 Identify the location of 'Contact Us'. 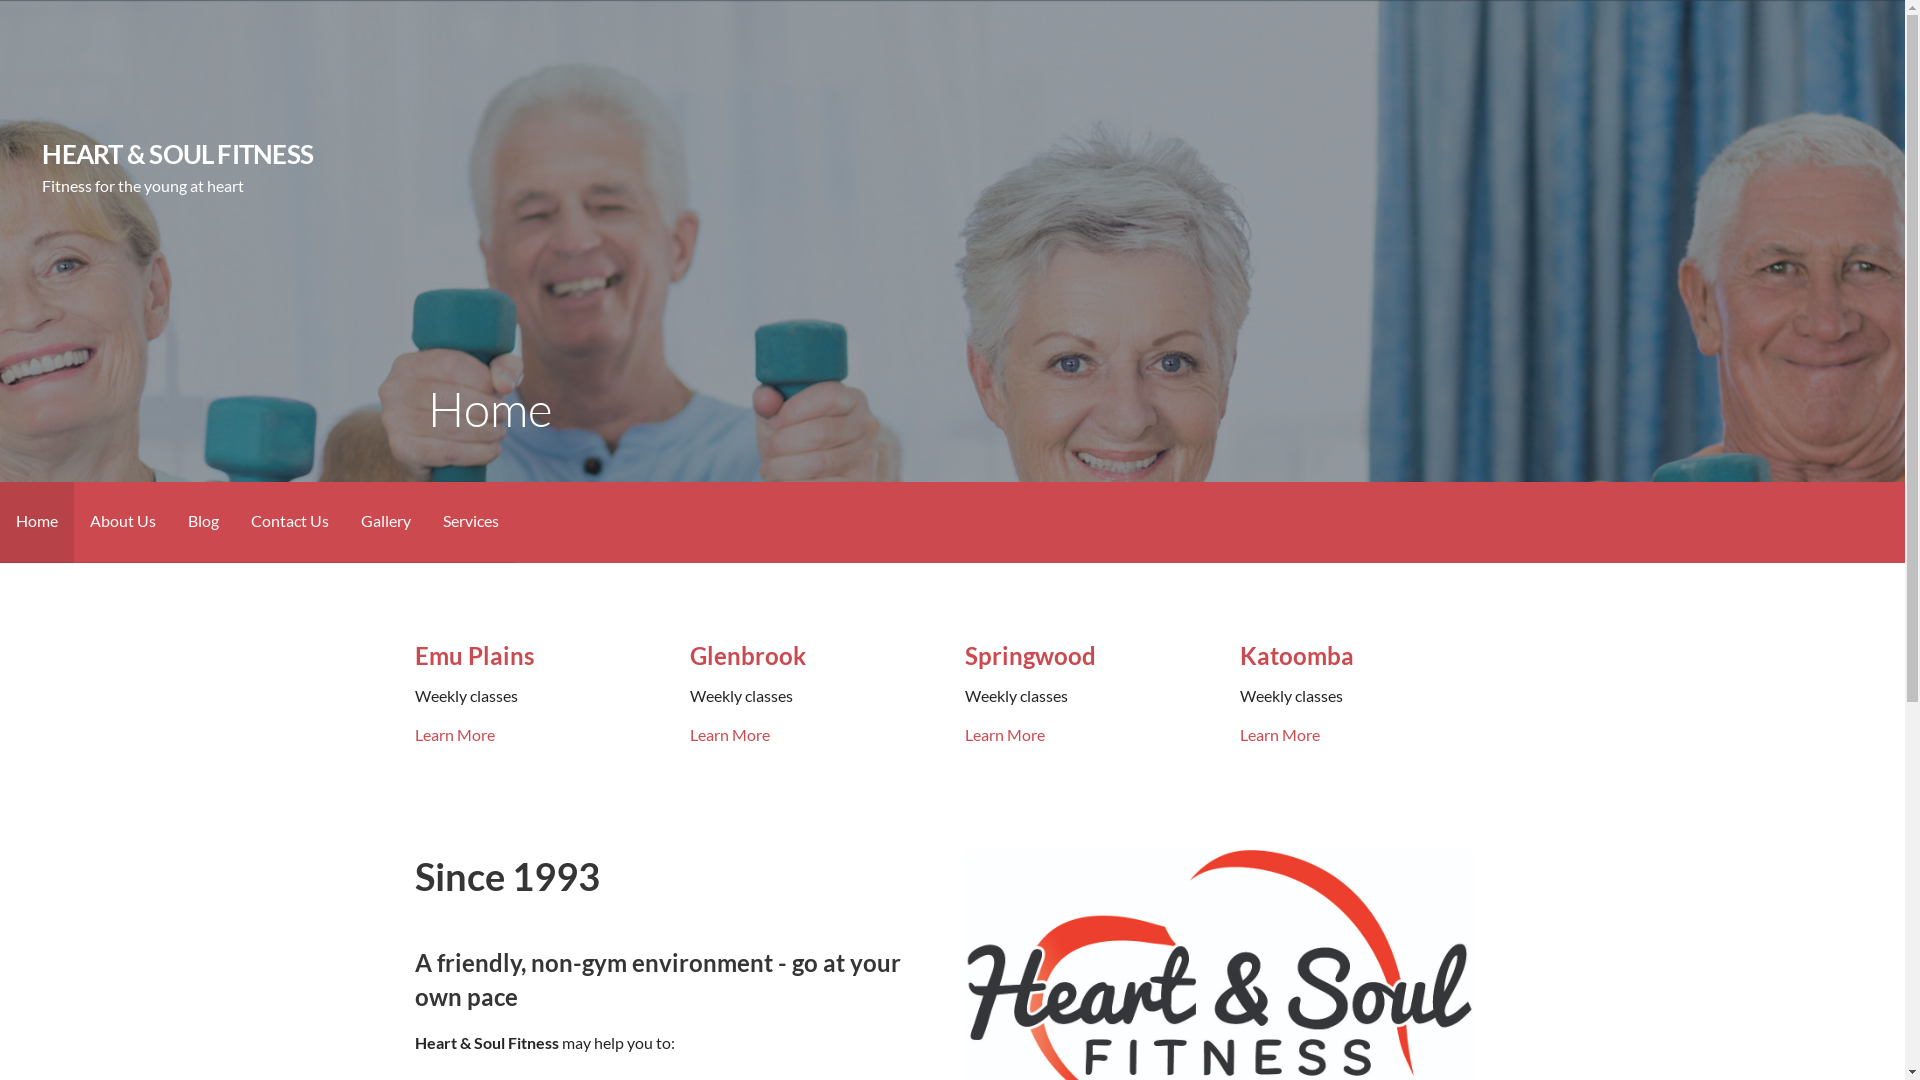
(235, 521).